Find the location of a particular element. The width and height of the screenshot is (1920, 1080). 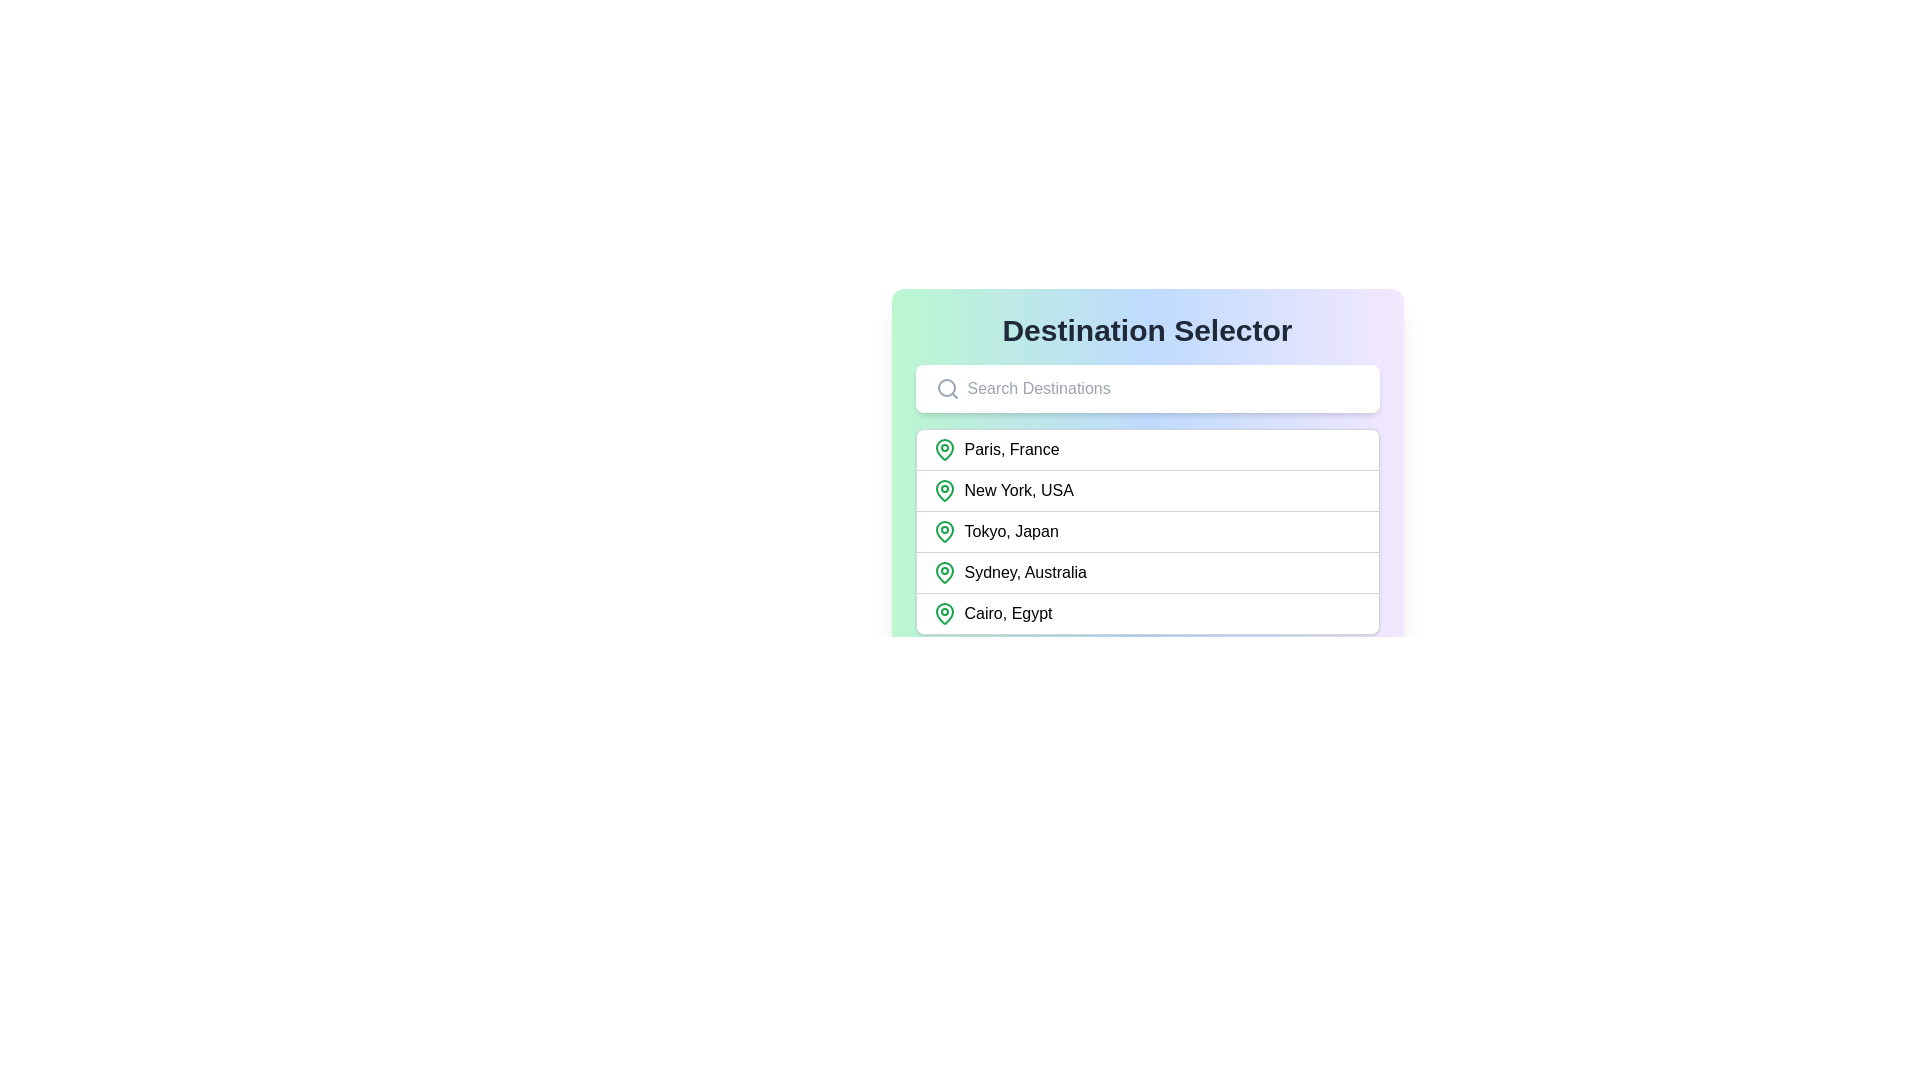

the circular outline icon of the magnifying glass is located at coordinates (945, 388).